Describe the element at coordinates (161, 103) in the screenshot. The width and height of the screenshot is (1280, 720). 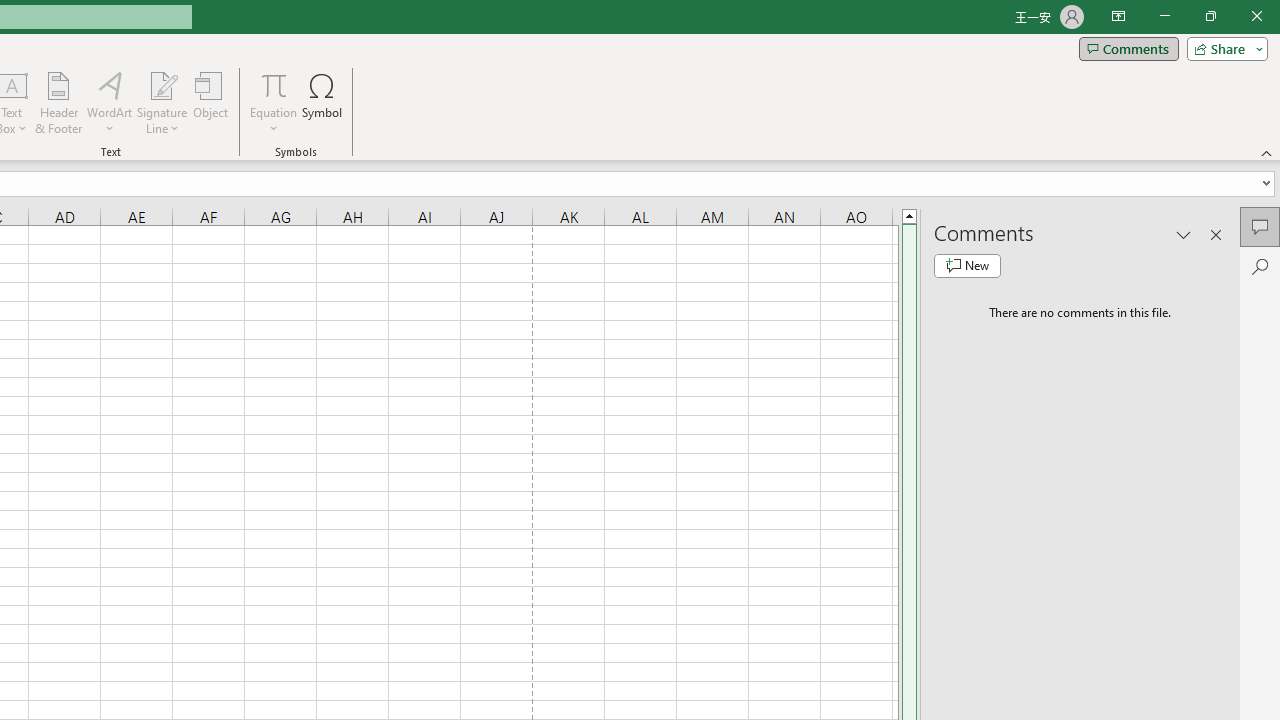
I see `'Signature Line'` at that location.